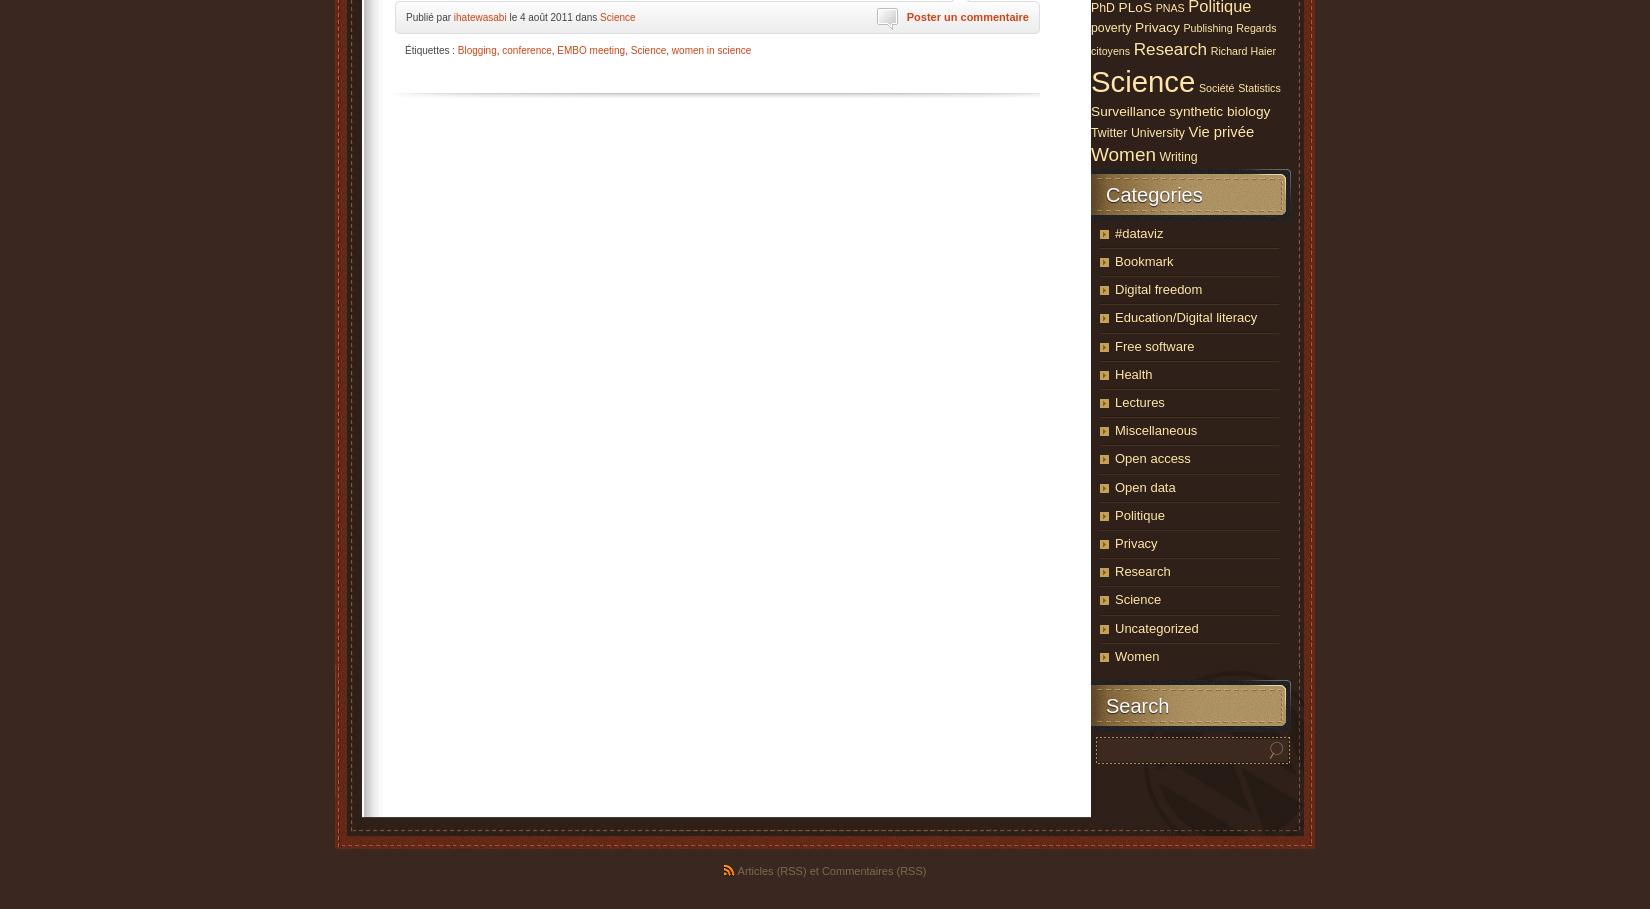 The width and height of the screenshot is (1650, 909). What do you see at coordinates (505, 16) in the screenshot?
I see `'le 4 août 2011 dans'` at bounding box center [505, 16].